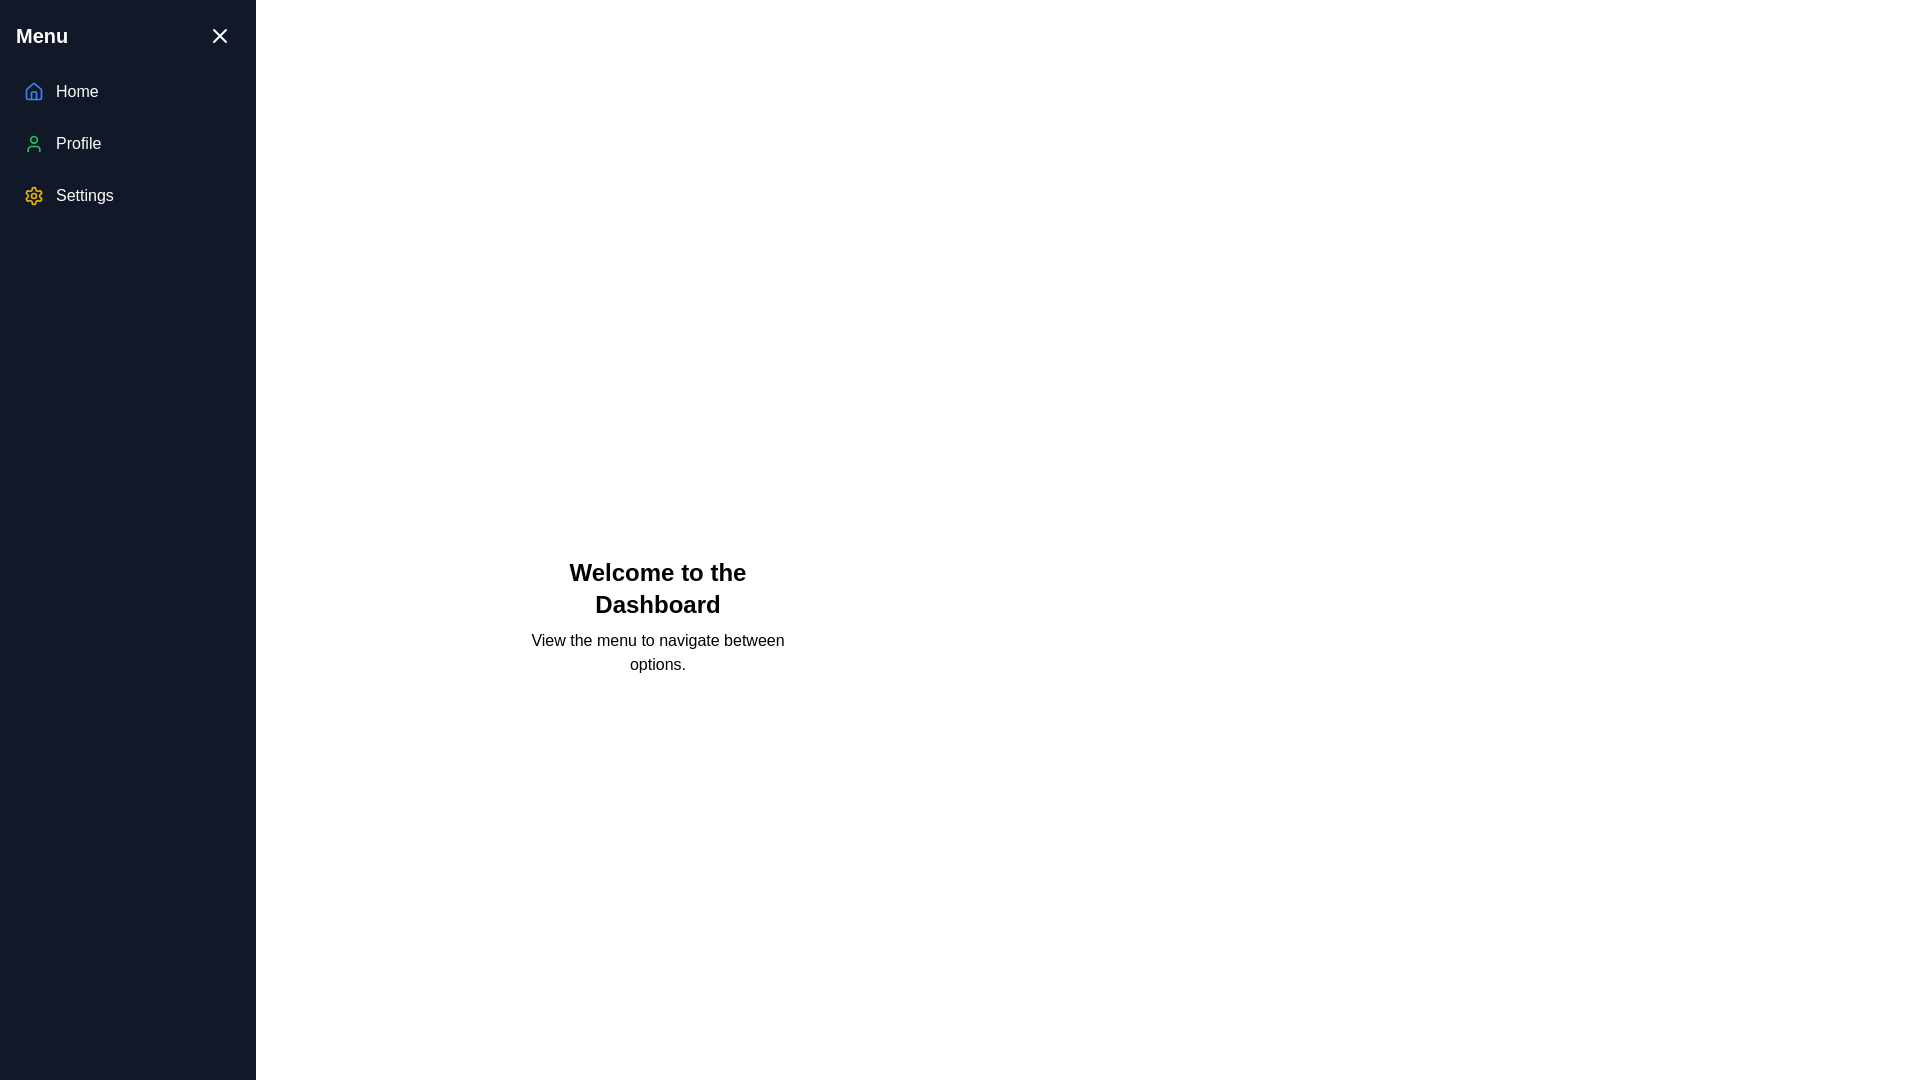 The height and width of the screenshot is (1080, 1920). What do you see at coordinates (42, 35) in the screenshot?
I see `the Text Label located at the top-left corner of the sidebar section, which serves as a title for the sidebar` at bounding box center [42, 35].